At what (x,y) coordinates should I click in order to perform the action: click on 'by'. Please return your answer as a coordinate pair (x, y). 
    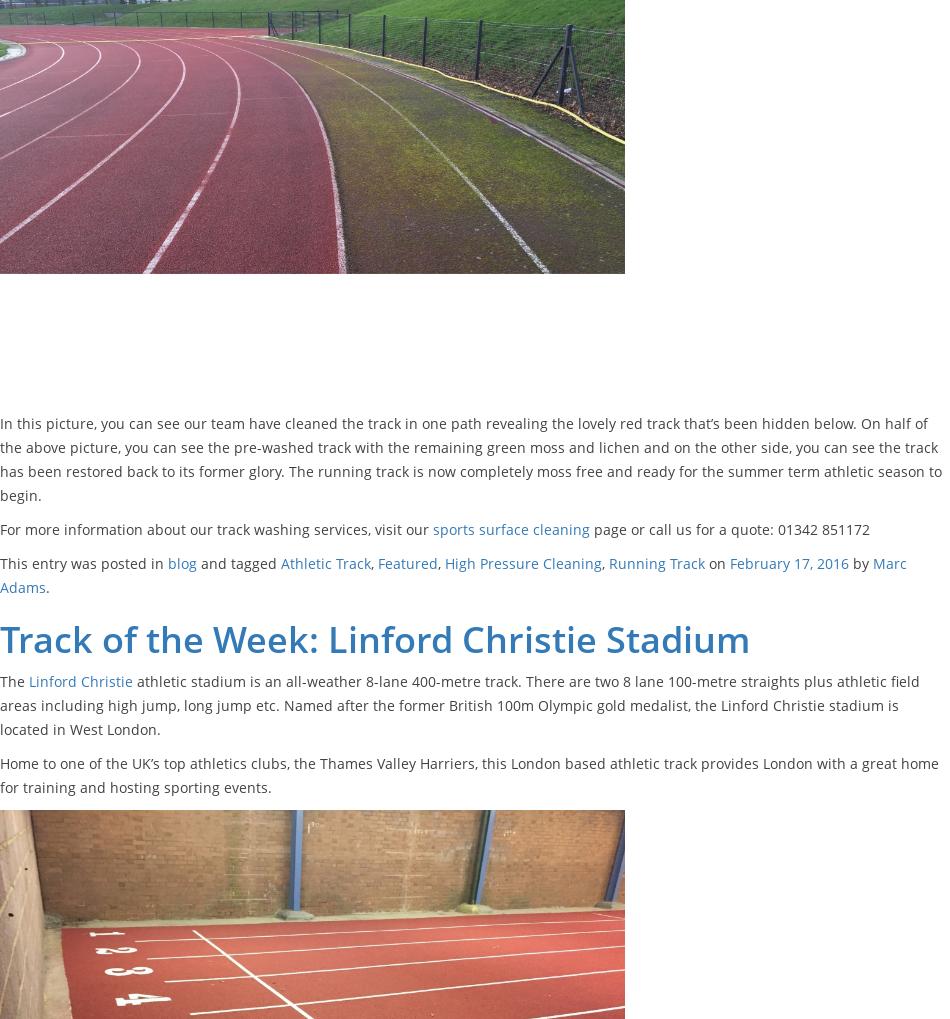
    Looking at the image, I should click on (859, 561).